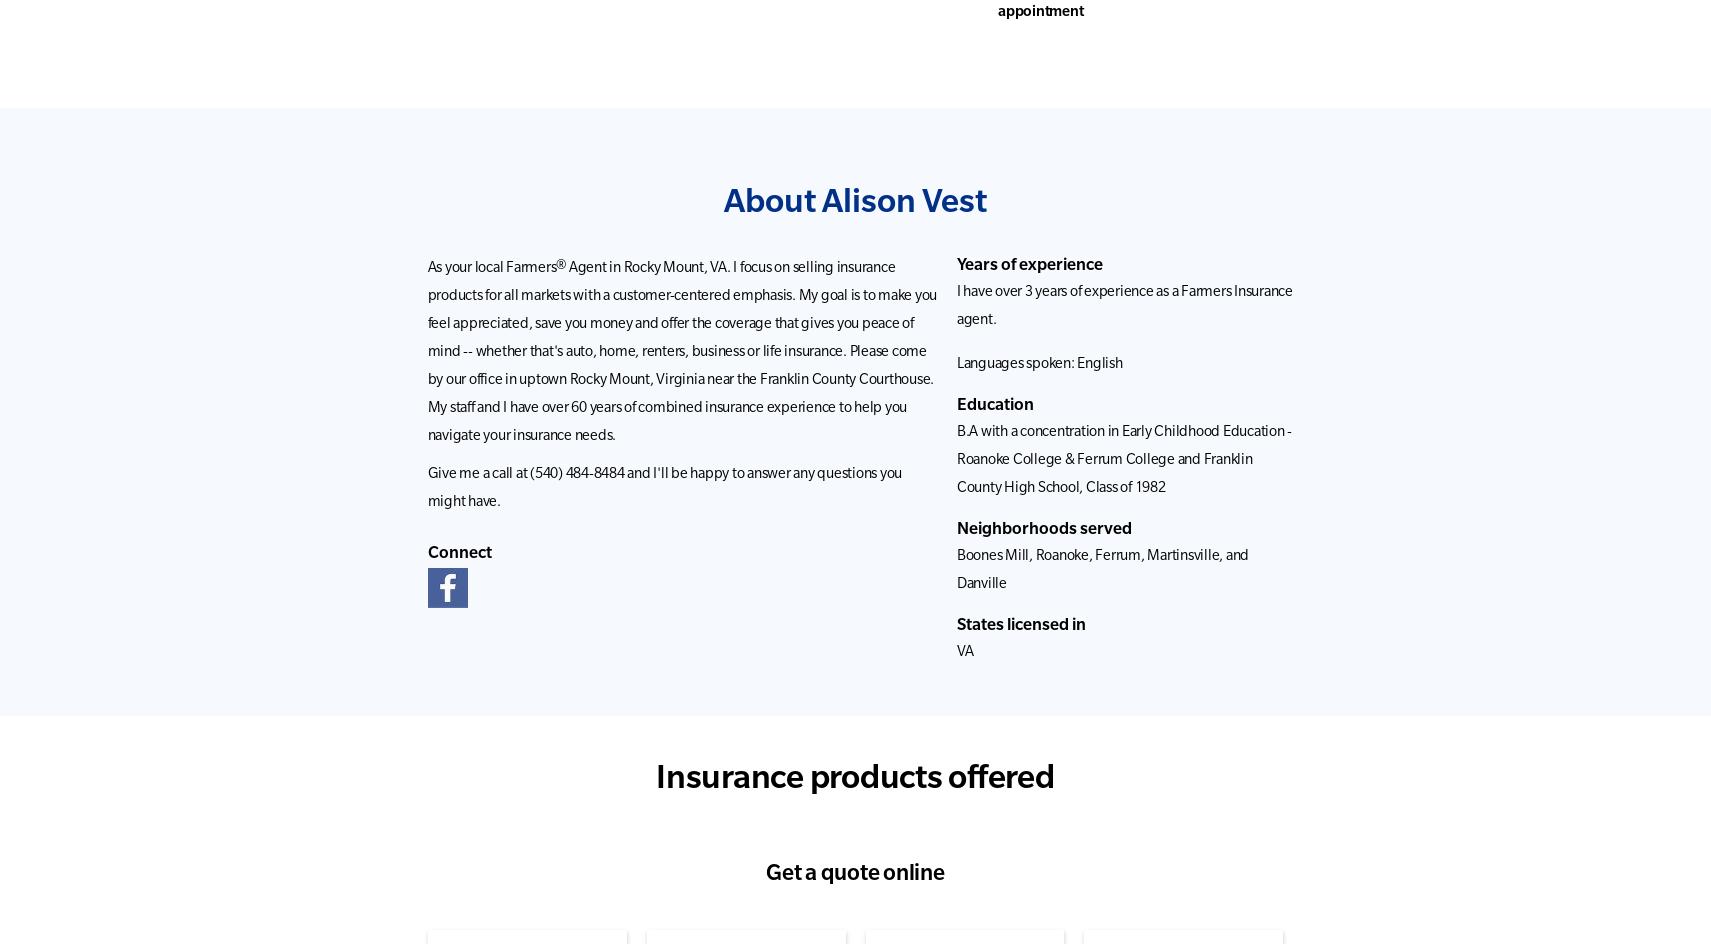 Image resolution: width=1711 pixels, height=944 pixels. What do you see at coordinates (361, 653) in the screenshot?
I see `'Sitemap'` at bounding box center [361, 653].